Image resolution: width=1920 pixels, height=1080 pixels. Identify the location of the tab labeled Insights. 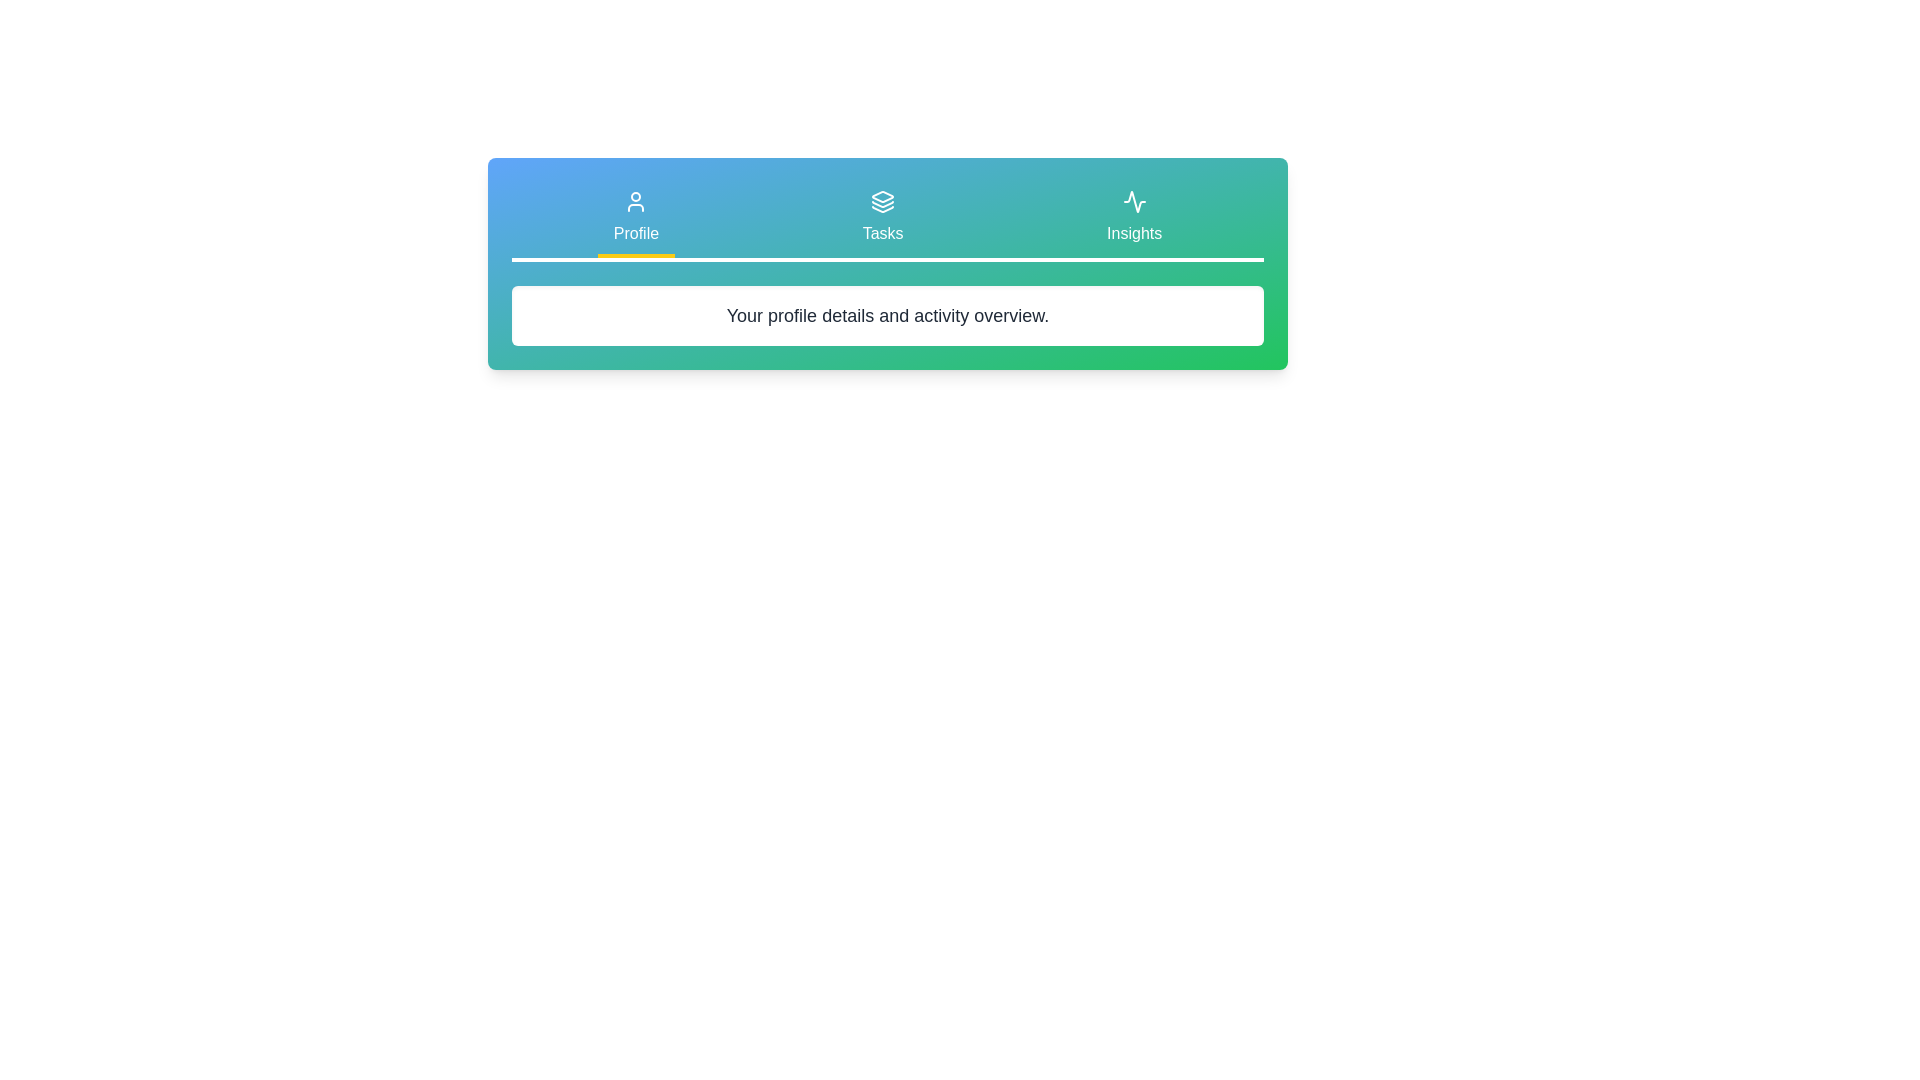
(1133, 219).